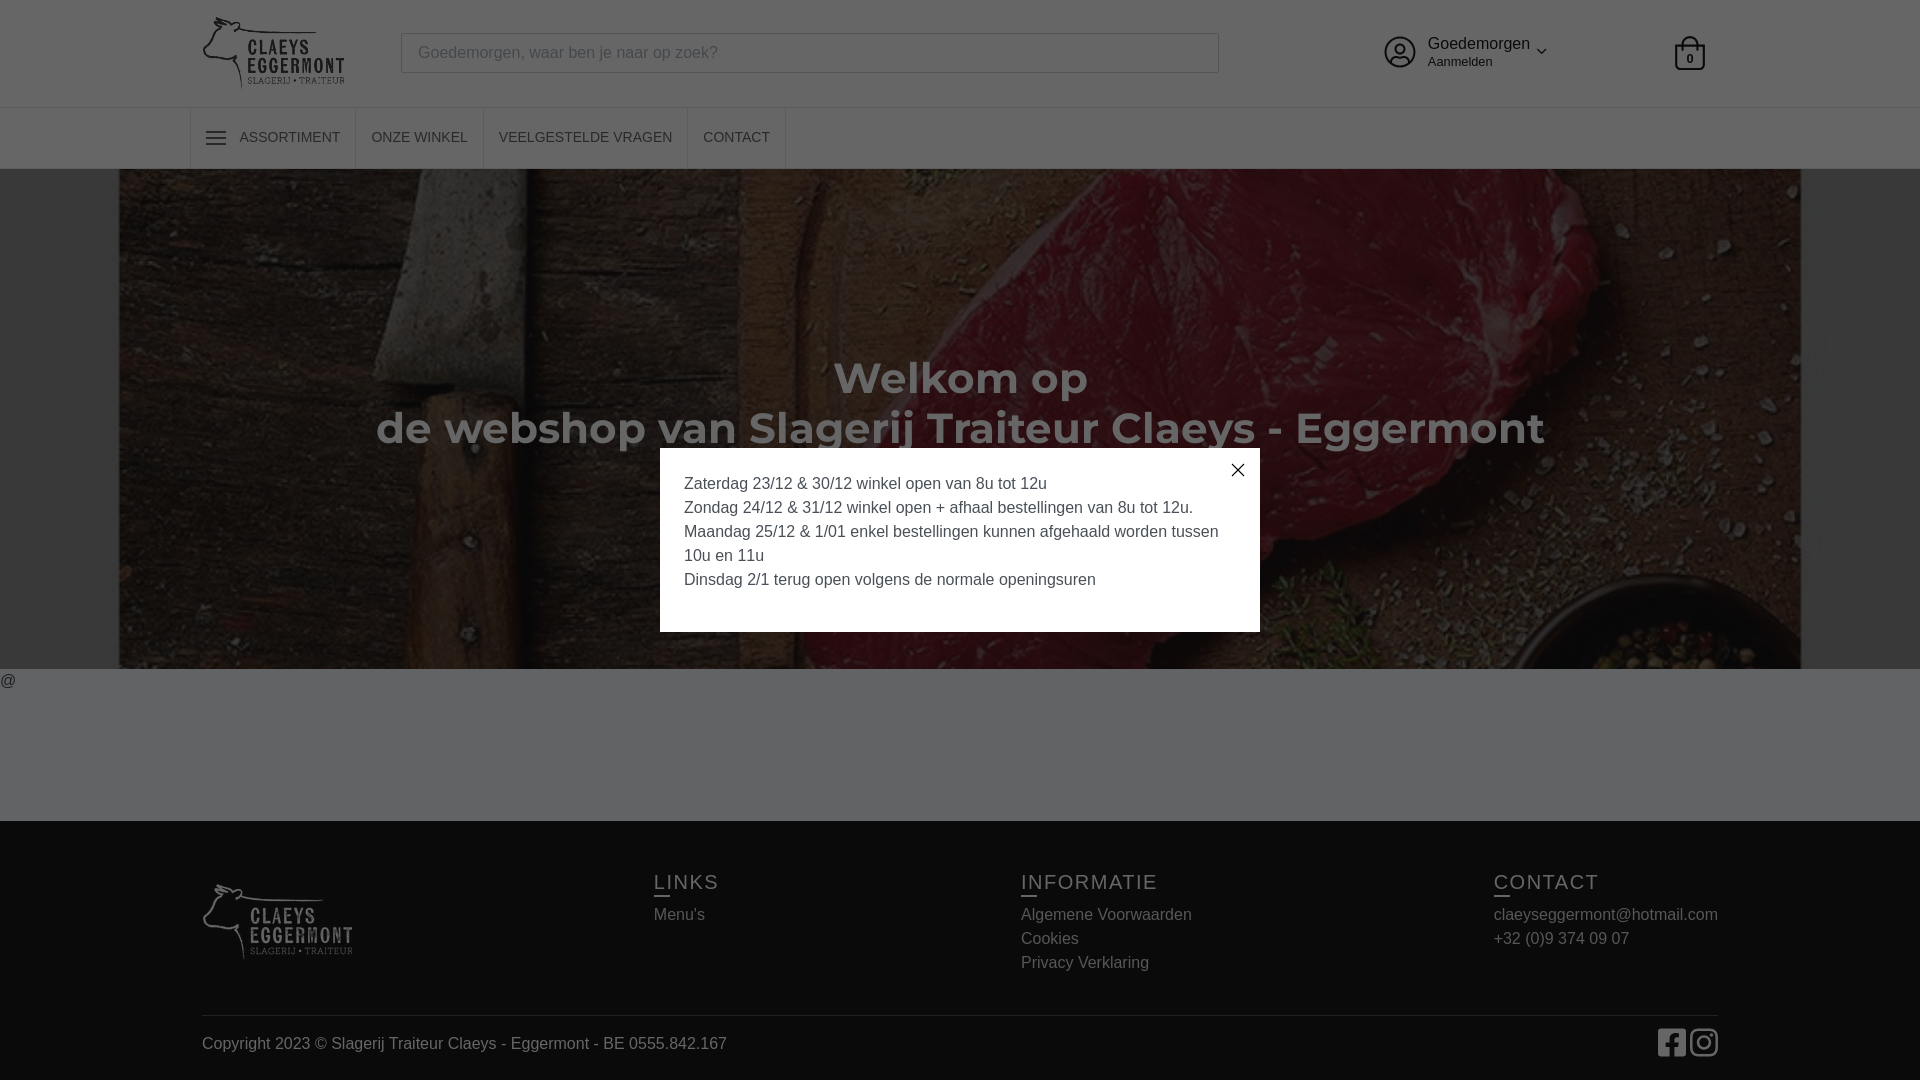  What do you see at coordinates (1463, 51) in the screenshot?
I see `'Goedemorgen` at bounding box center [1463, 51].